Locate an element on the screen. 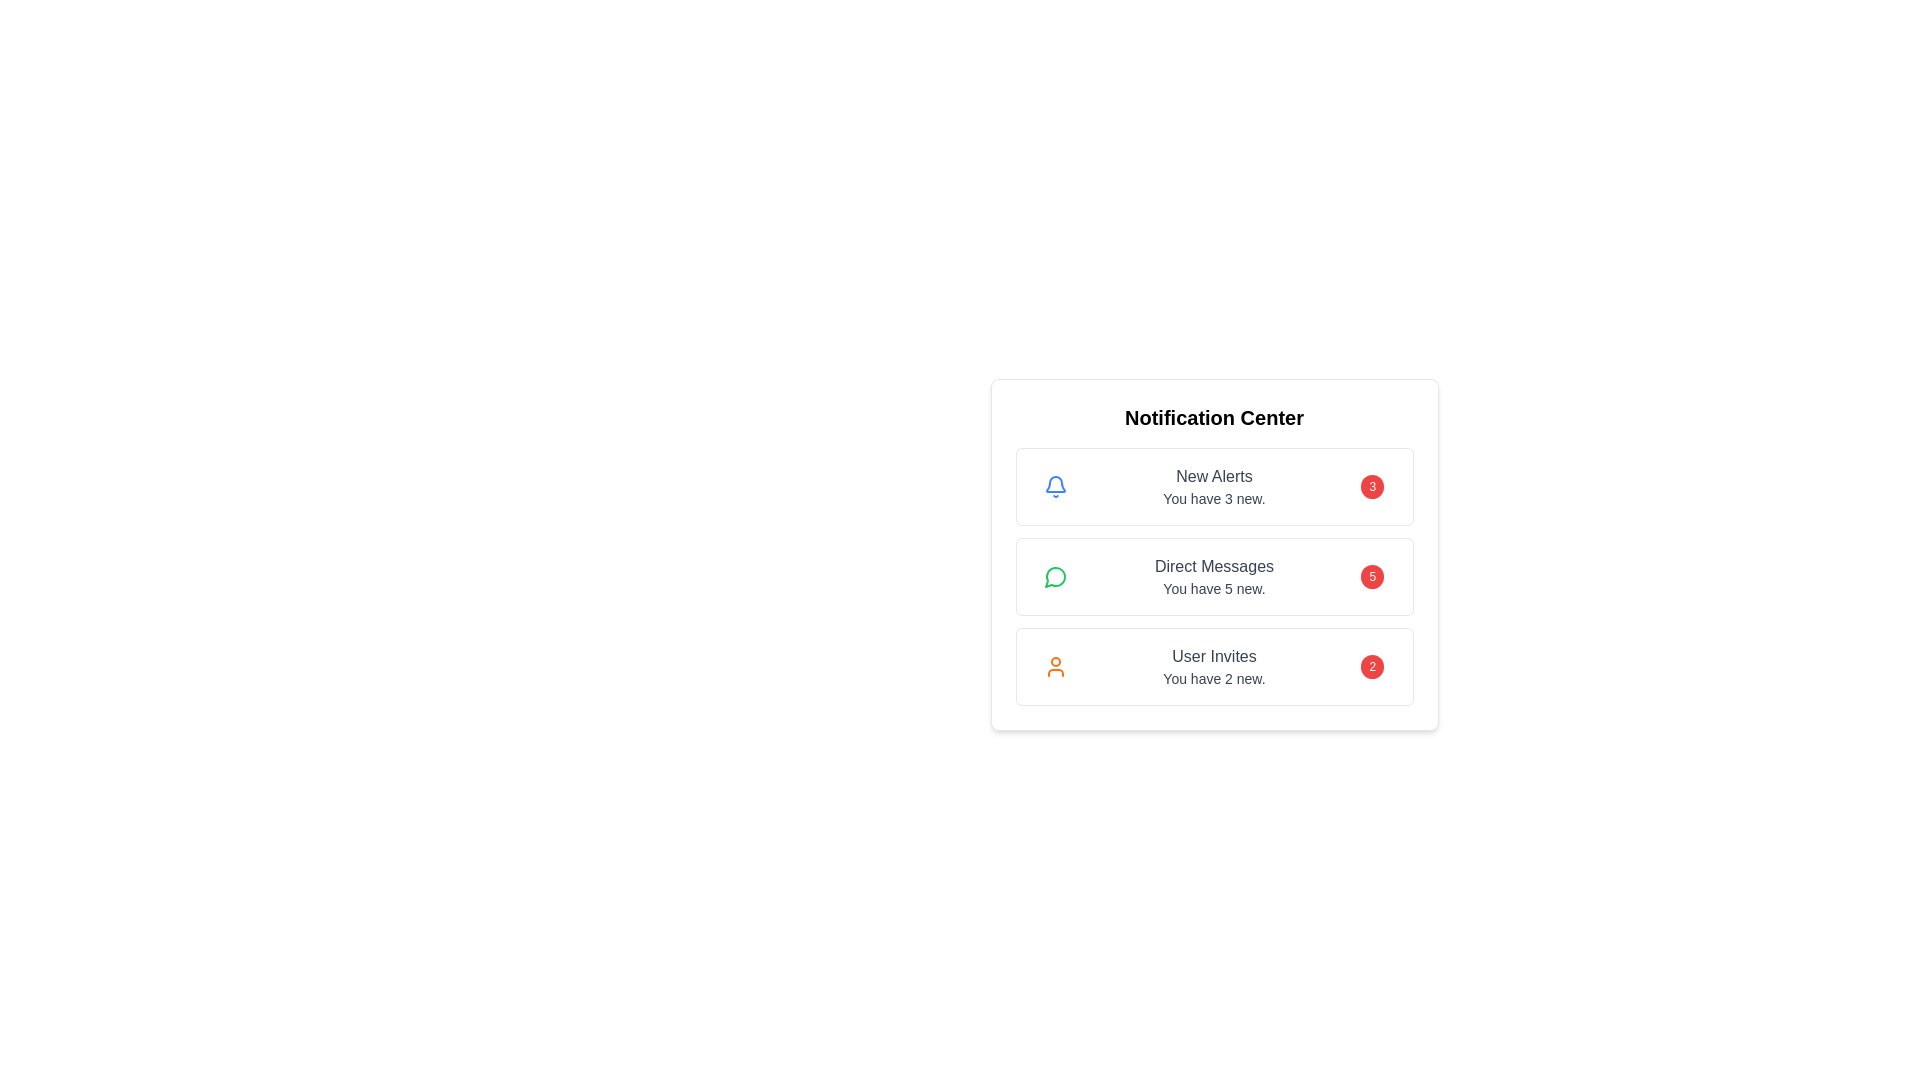  the text display that shows the number of new alerts received, located in the first notification card under the 'Notification Center' section, directly beneath the 'New Alerts' heading is located at coordinates (1213, 497).